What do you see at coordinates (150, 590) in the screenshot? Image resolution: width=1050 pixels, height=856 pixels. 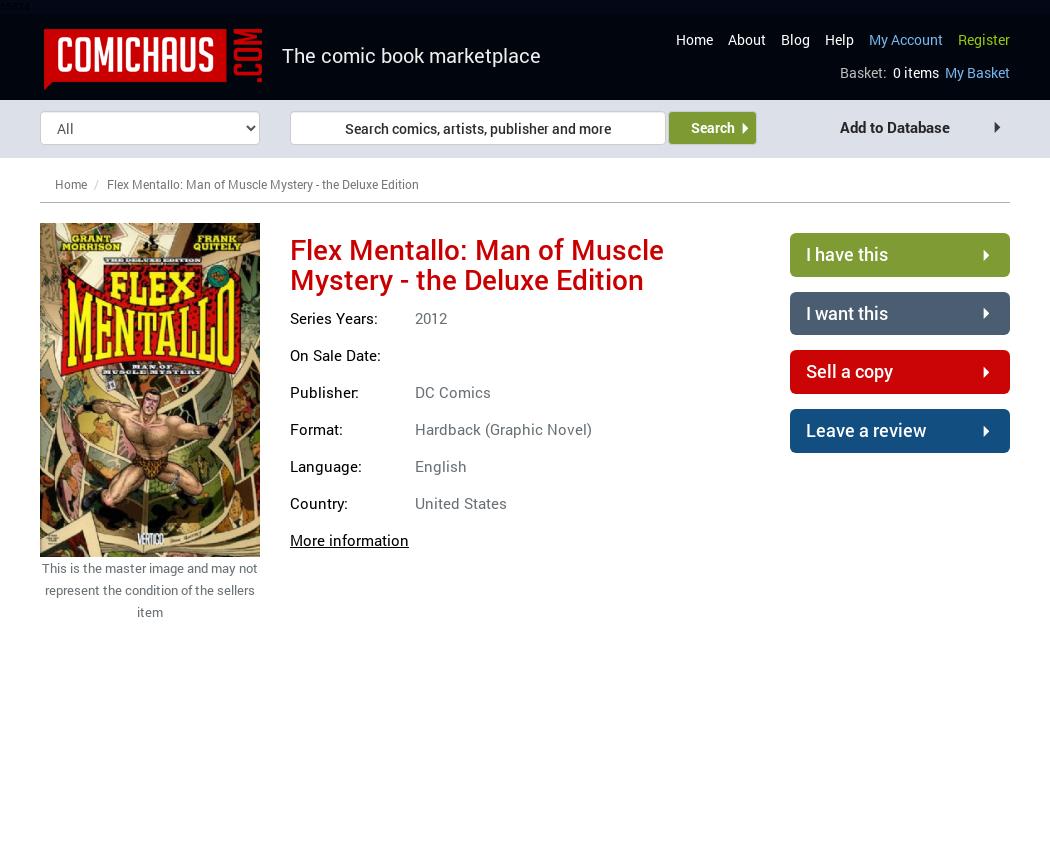 I see `'This is the master image and may not represent the condition of the sellers item'` at bounding box center [150, 590].